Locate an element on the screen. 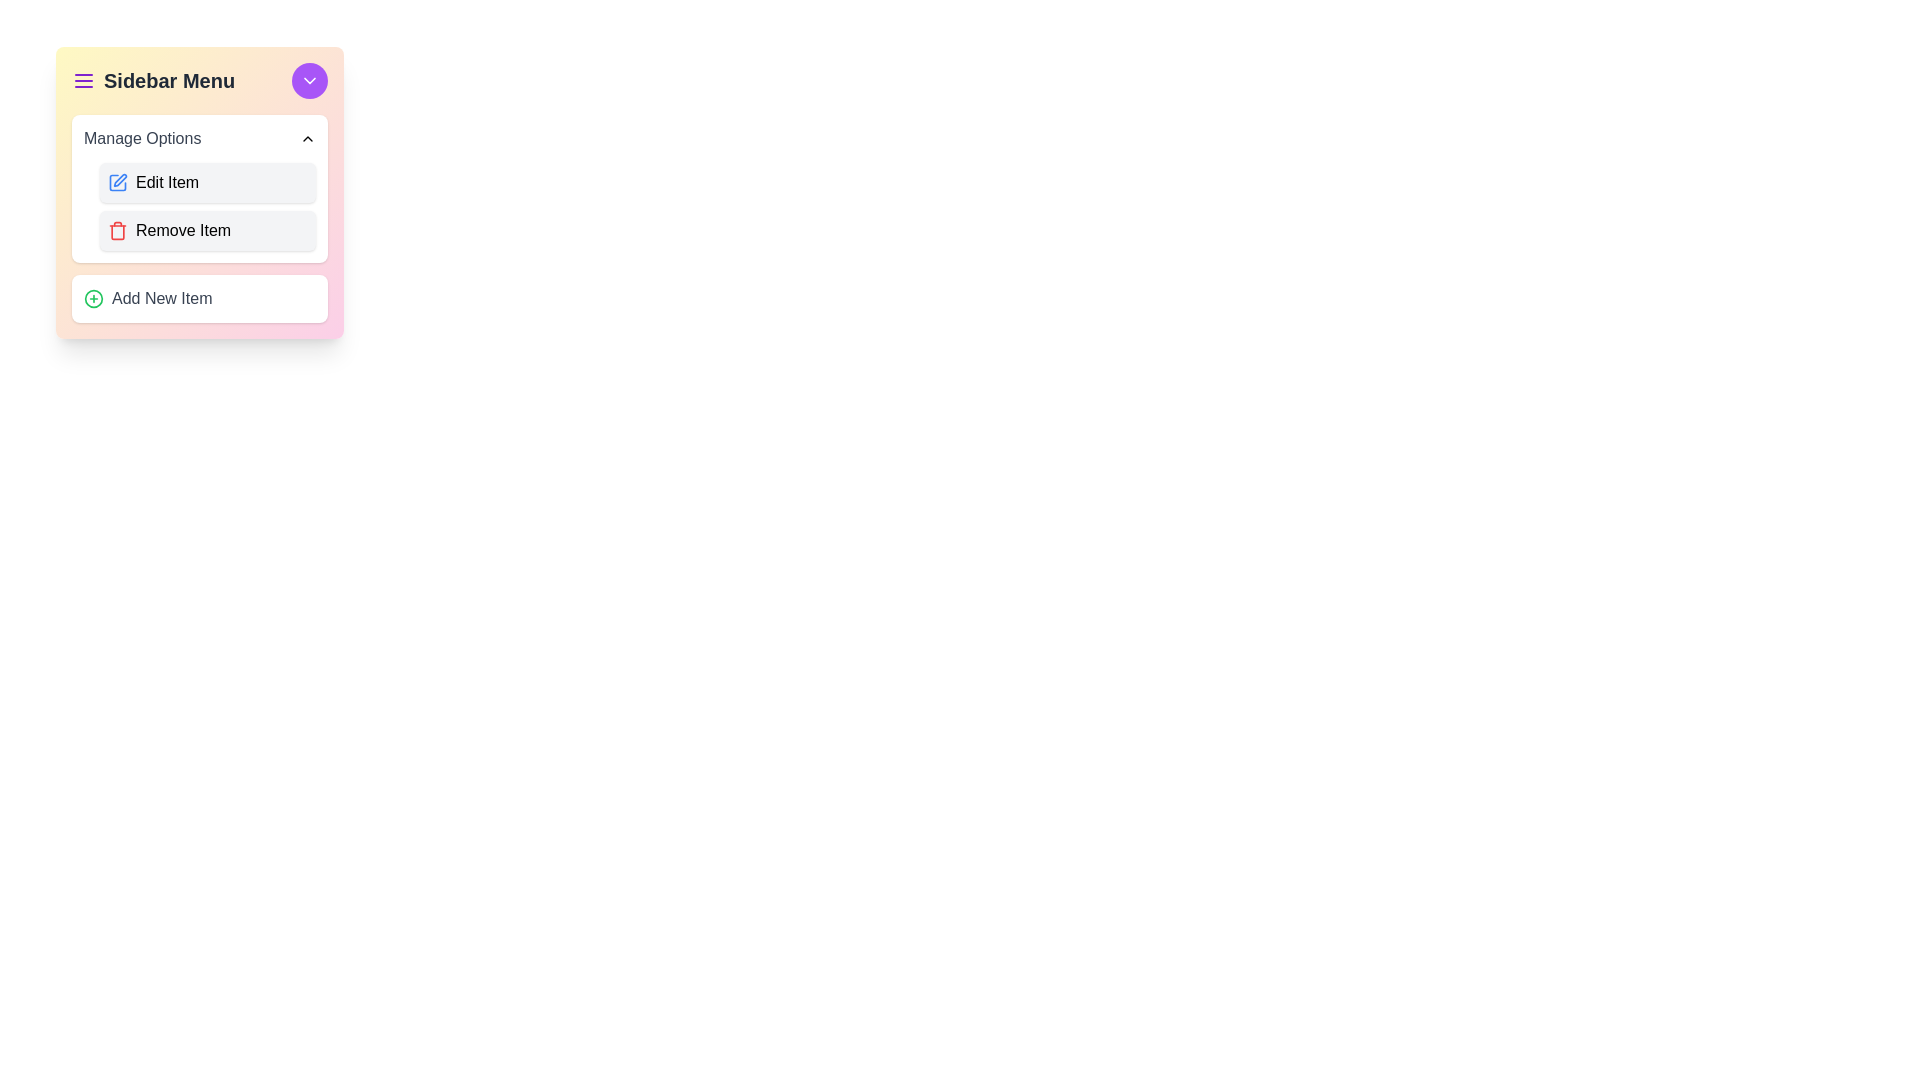 This screenshot has width=1920, height=1080. the hamburger menu icon located on the far left side of the sidebar header is located at coordinates (82, 80).